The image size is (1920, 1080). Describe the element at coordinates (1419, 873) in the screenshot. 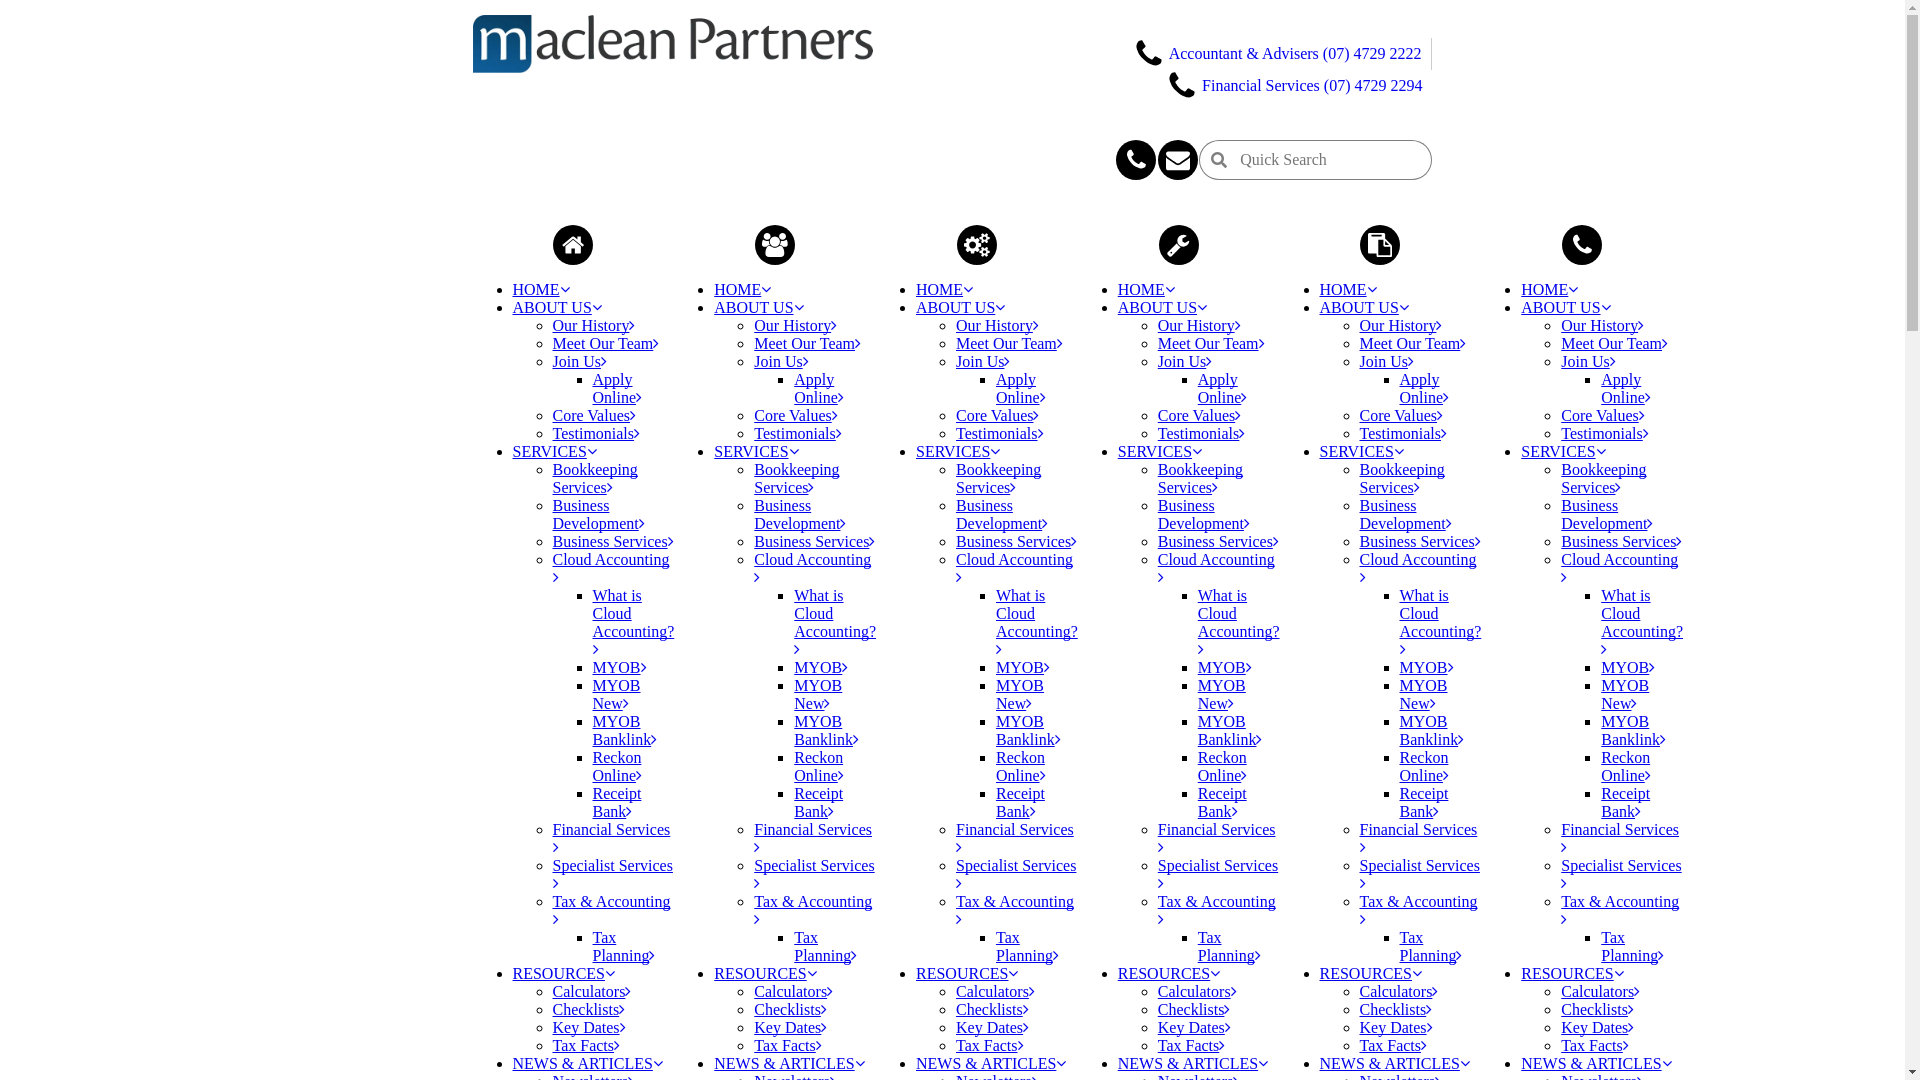

I see `'Specialist Services'` at that location.